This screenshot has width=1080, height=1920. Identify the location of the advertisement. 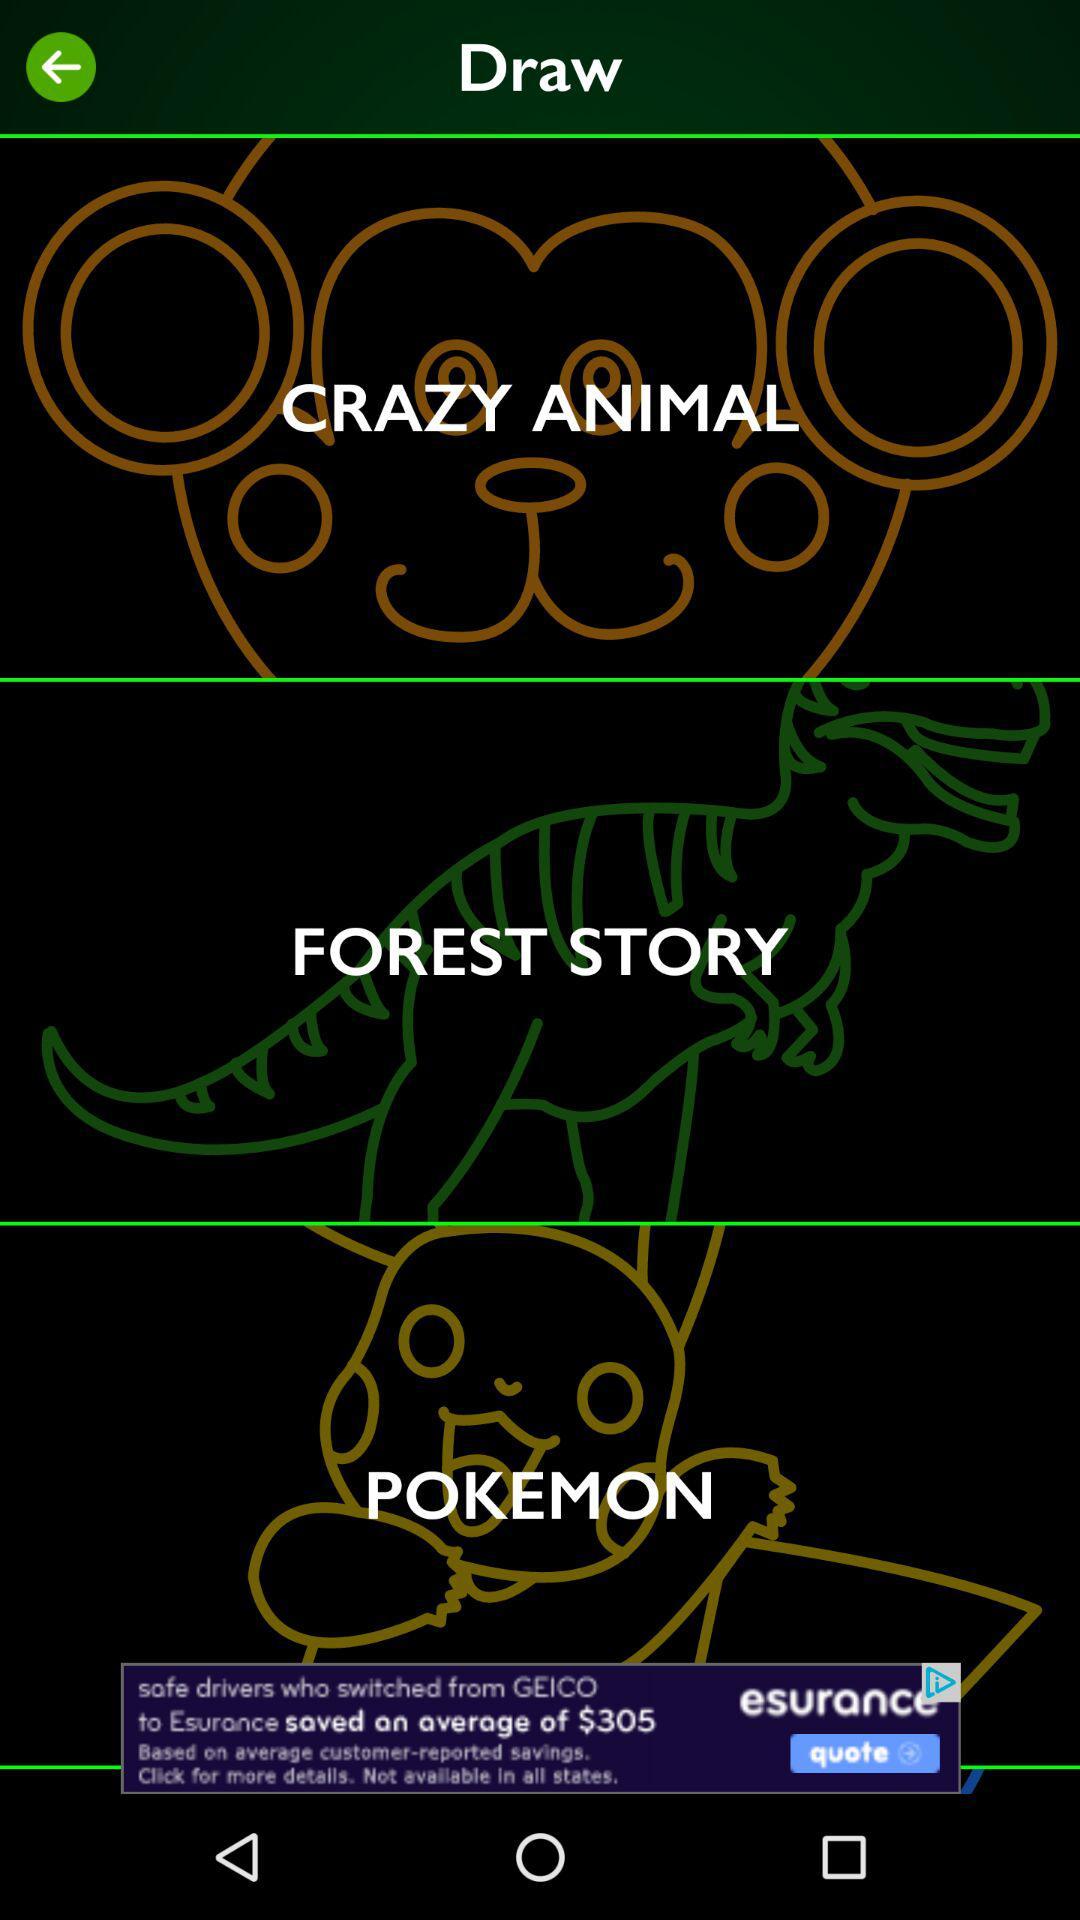
(540, 1727).